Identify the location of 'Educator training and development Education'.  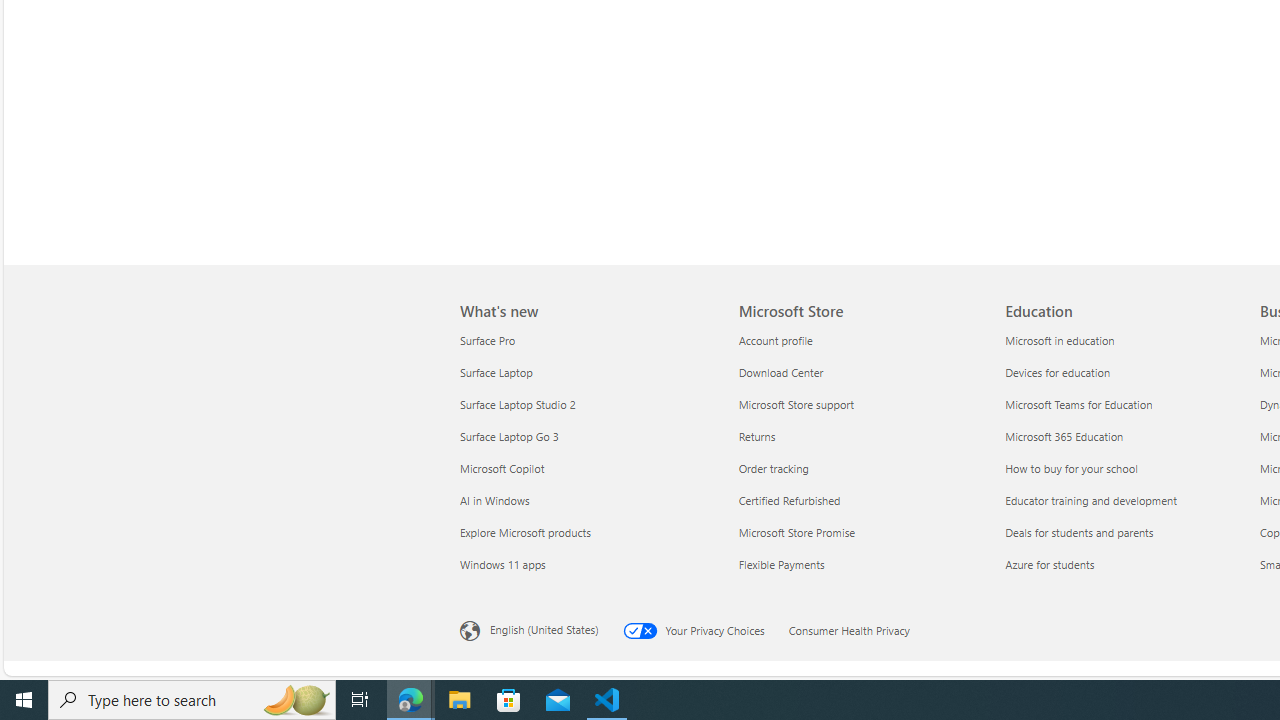
(1090, 499).